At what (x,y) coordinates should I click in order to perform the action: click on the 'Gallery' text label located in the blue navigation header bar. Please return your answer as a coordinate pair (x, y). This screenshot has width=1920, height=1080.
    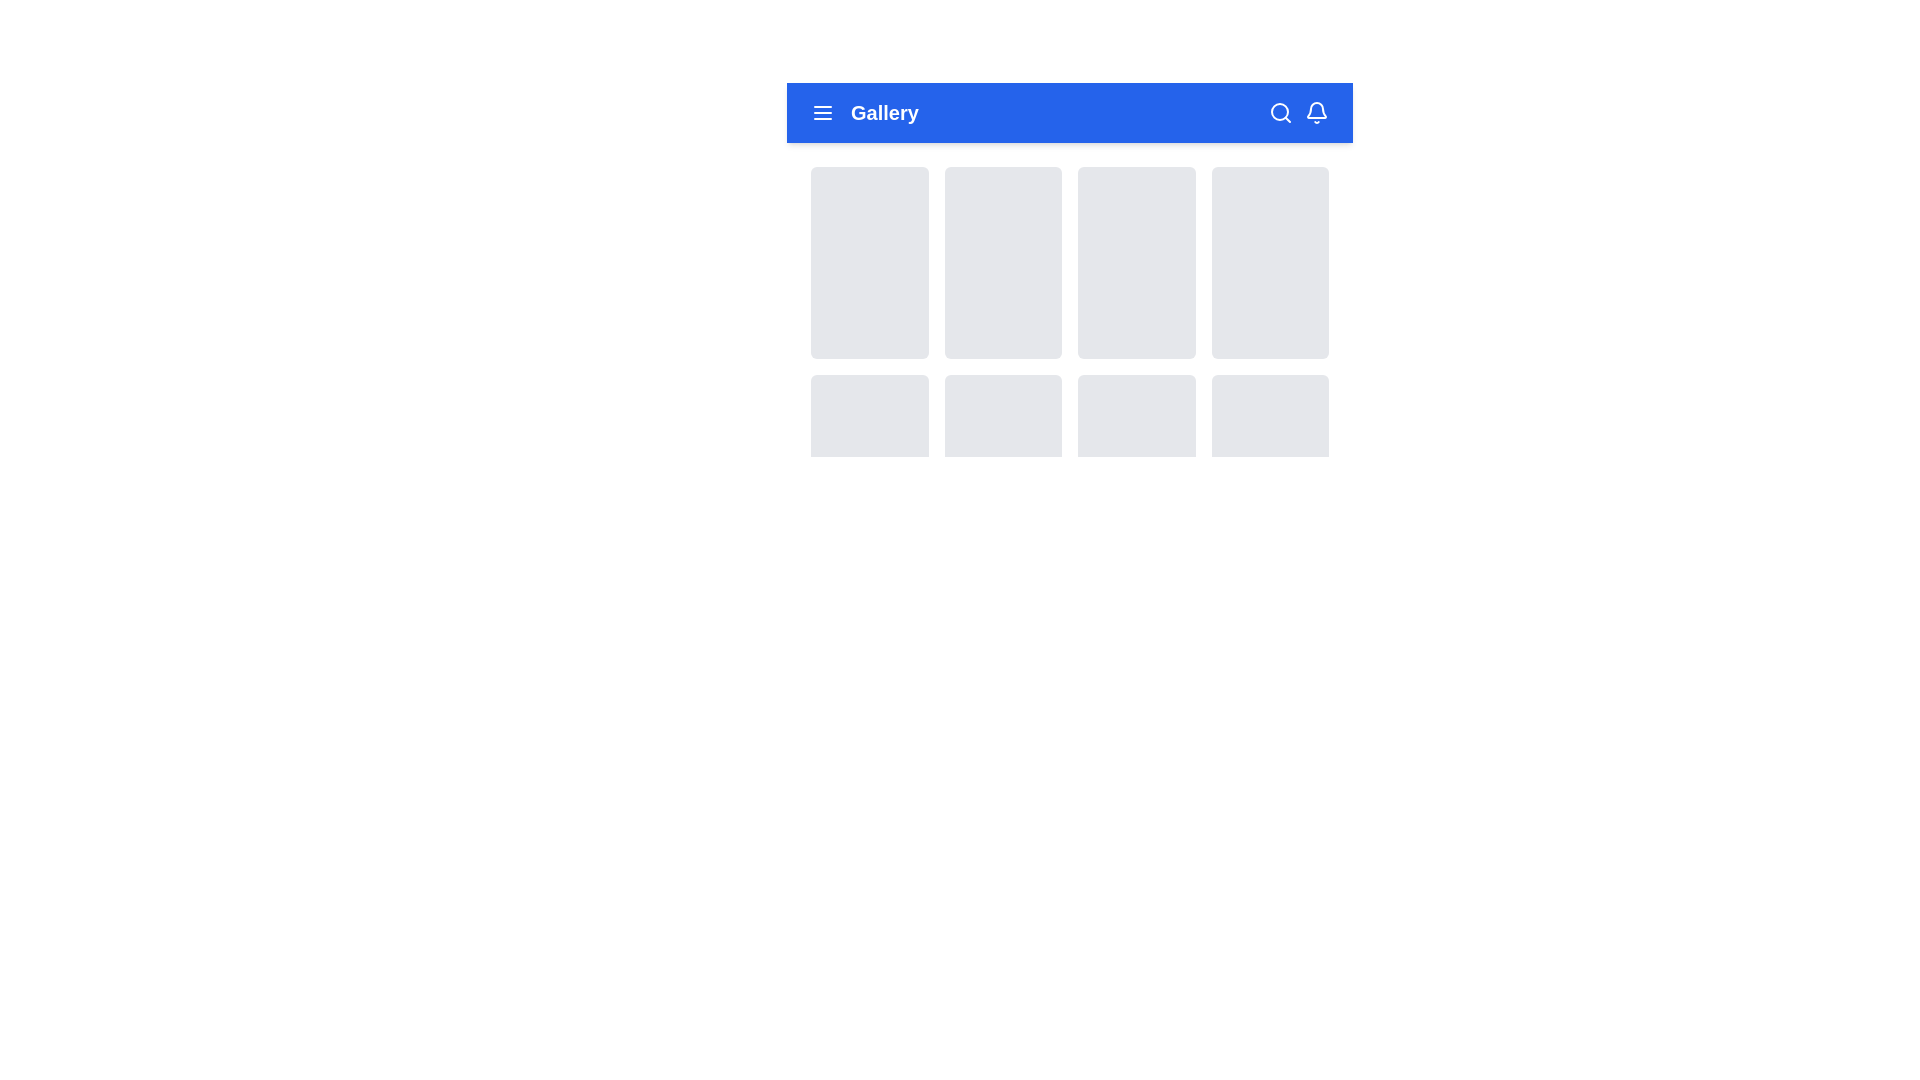
    Looking at the image, I should click on (864, 112).